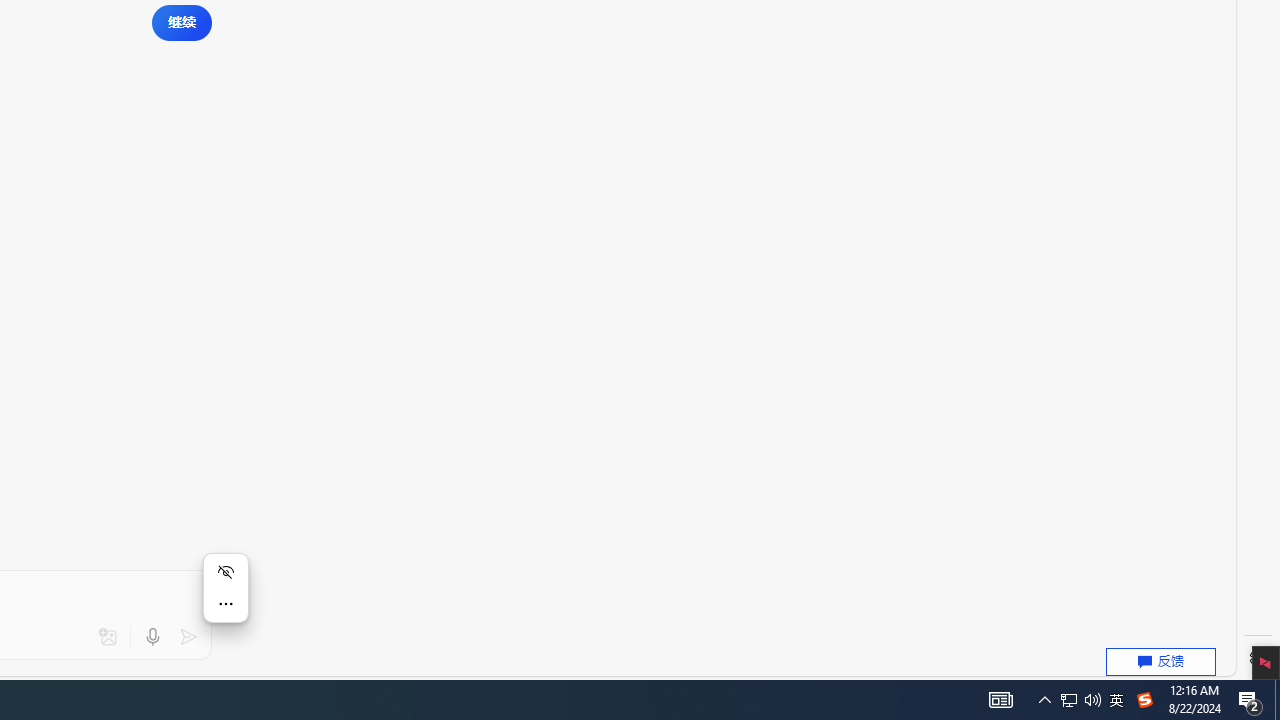 Image resolution: width=1280 pixels, height=720 pixels. Describe the element at coordinates (225, 586) in the screenshot. I see `'Mini menu on text selection'` at that location.